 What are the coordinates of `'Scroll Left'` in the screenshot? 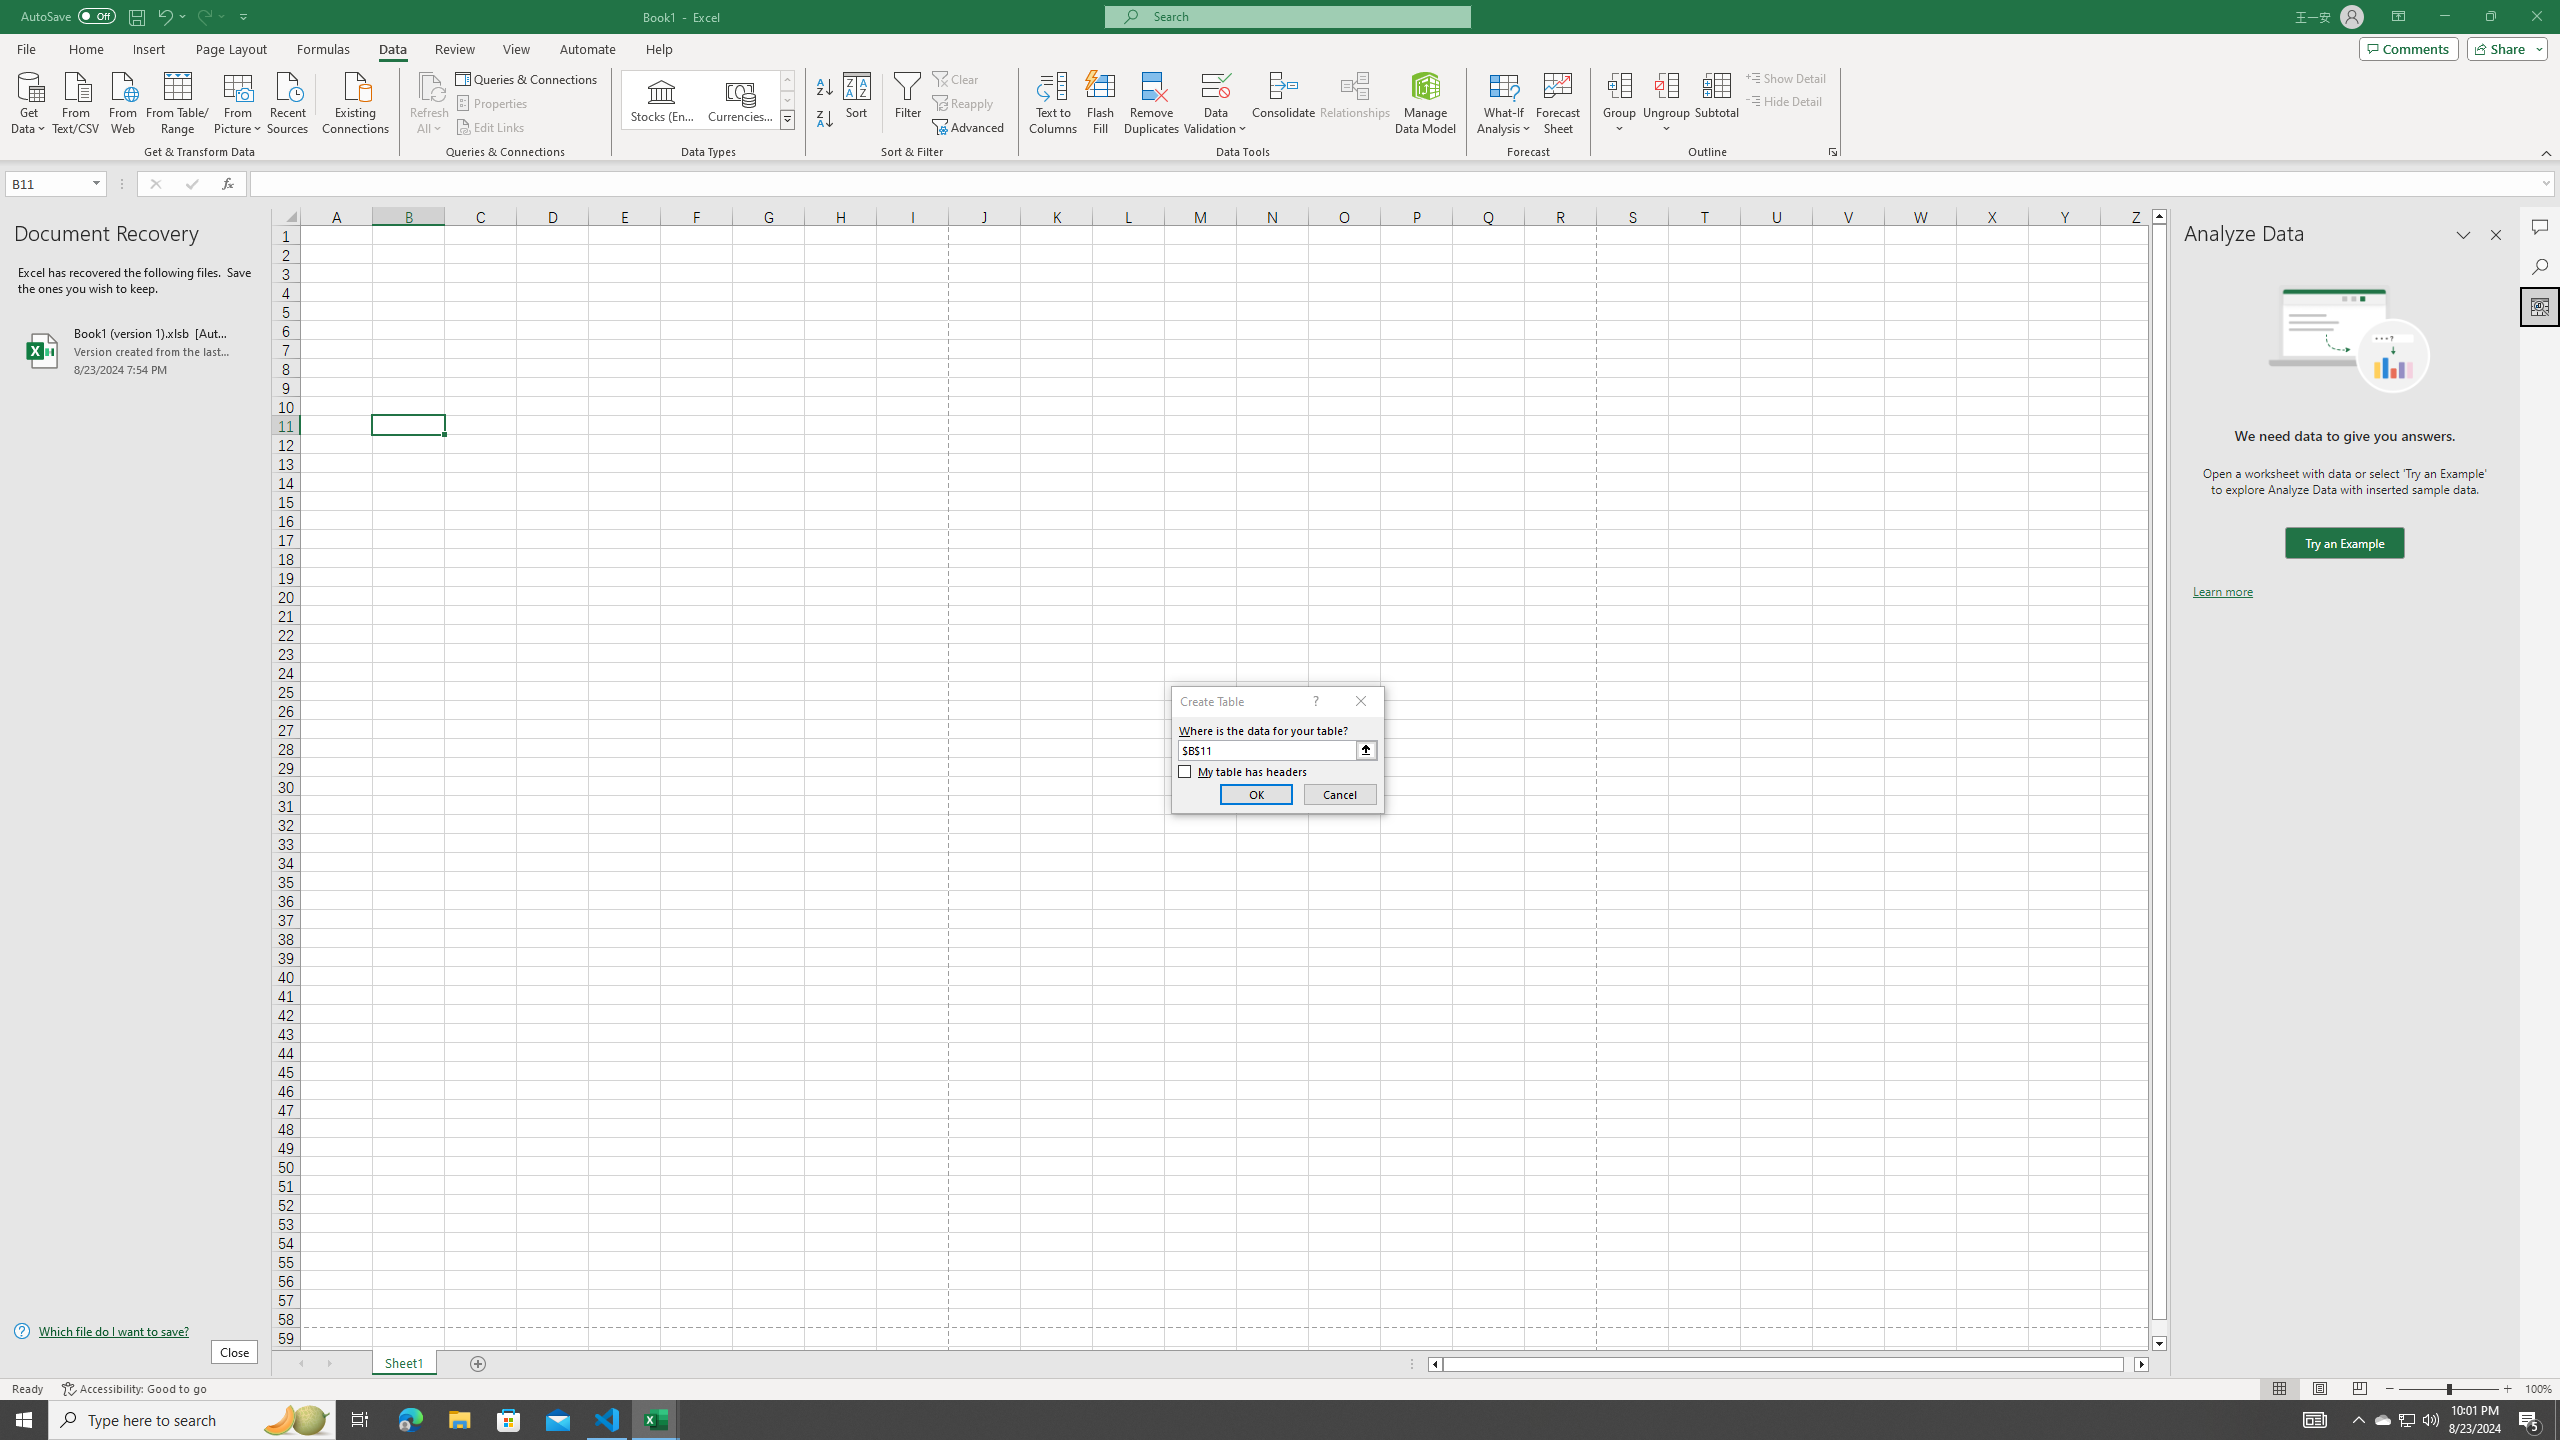 It's located at (299, 1363).